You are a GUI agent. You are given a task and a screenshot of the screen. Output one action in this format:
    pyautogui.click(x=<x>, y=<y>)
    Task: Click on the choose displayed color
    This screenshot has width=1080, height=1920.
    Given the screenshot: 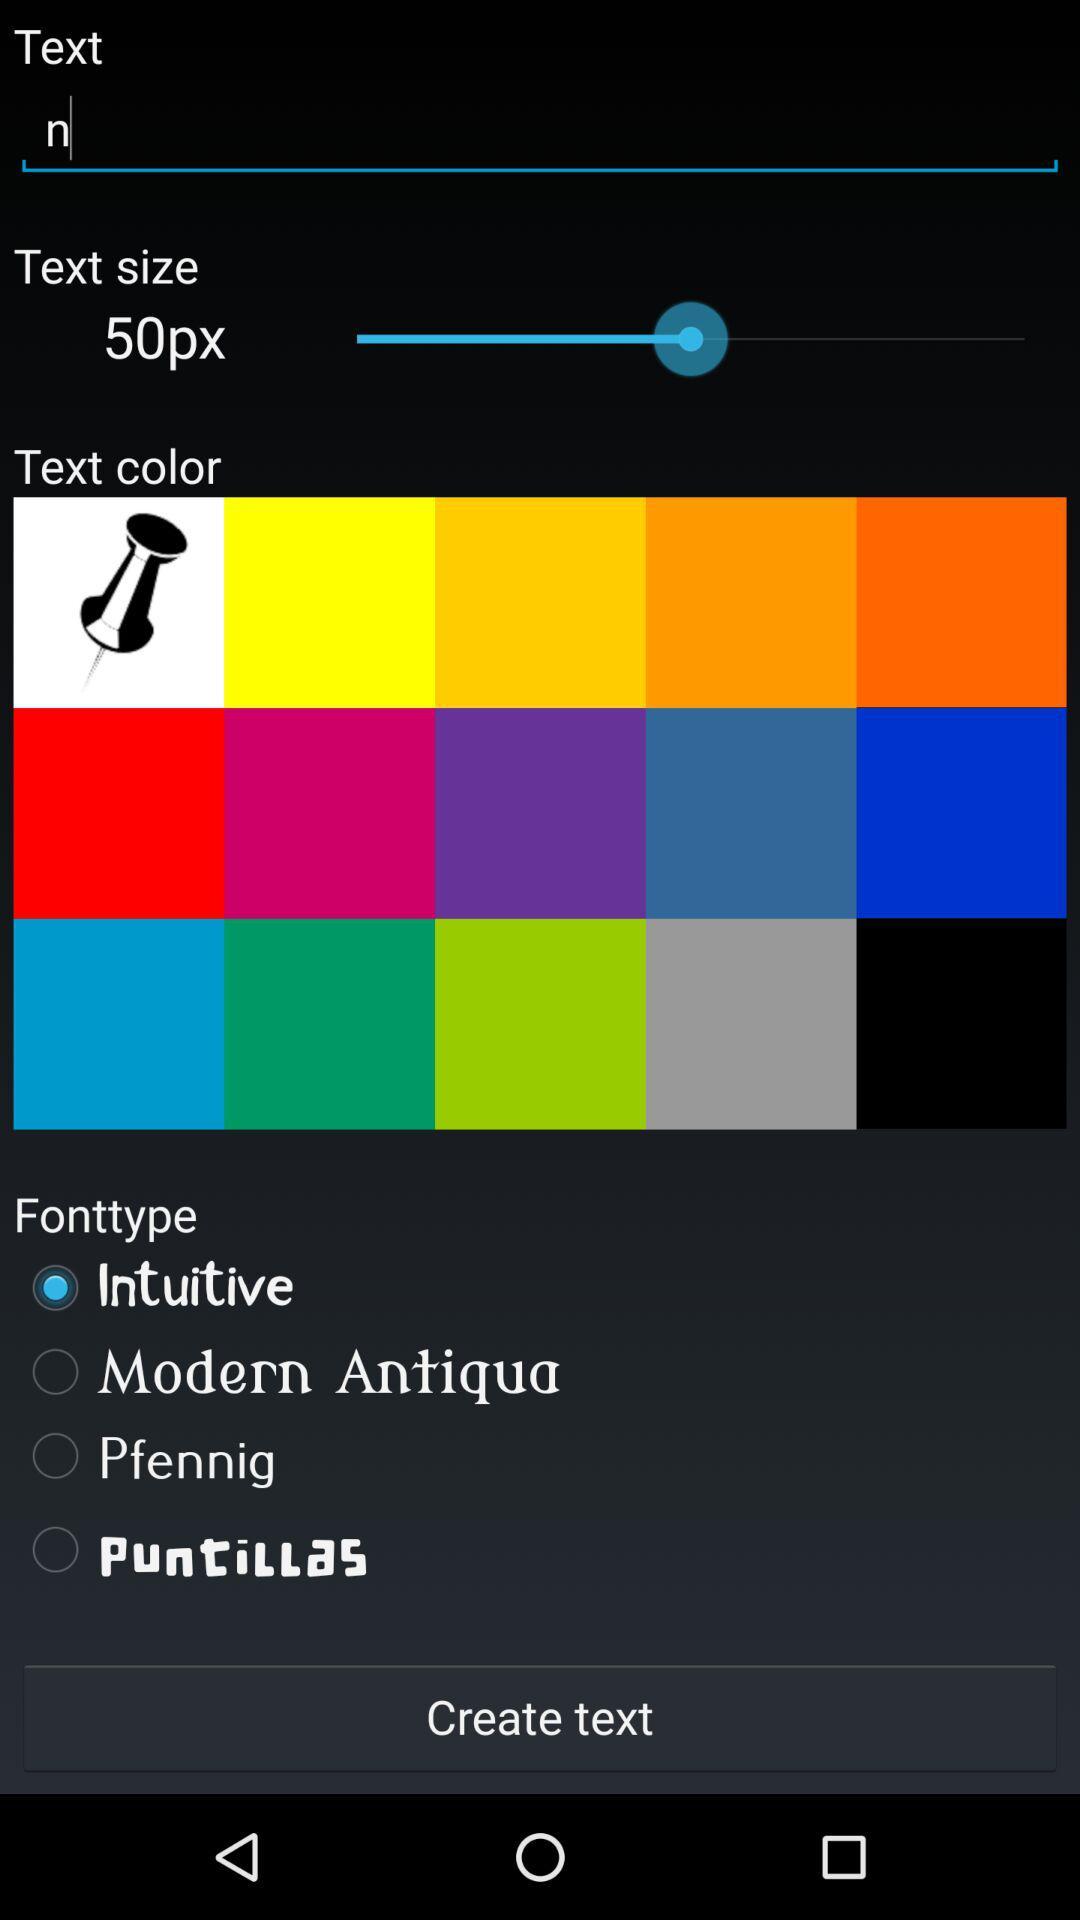 What is the action you would take?
    pyautogui.click(x=540, y=1024)
    